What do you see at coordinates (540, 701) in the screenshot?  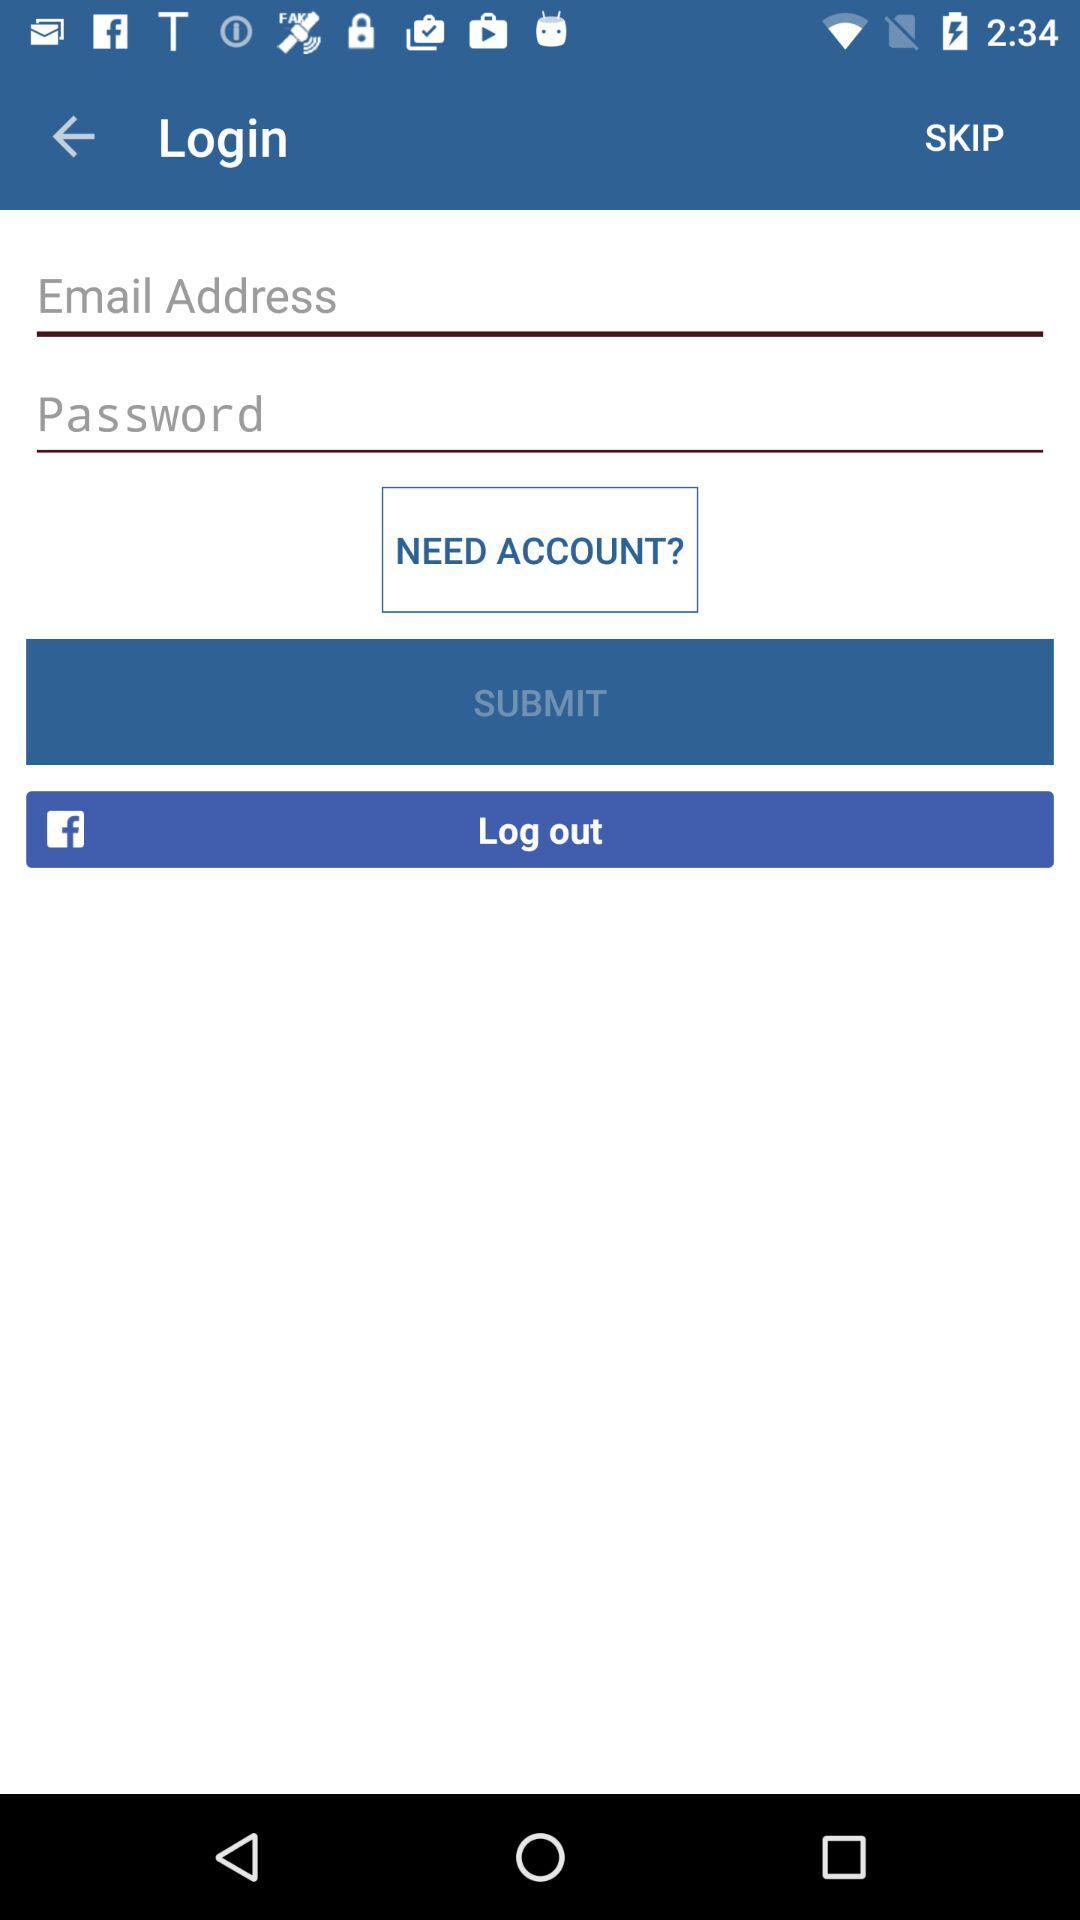 I see `the icon below the need account? item` at bounding box center [540, 701].